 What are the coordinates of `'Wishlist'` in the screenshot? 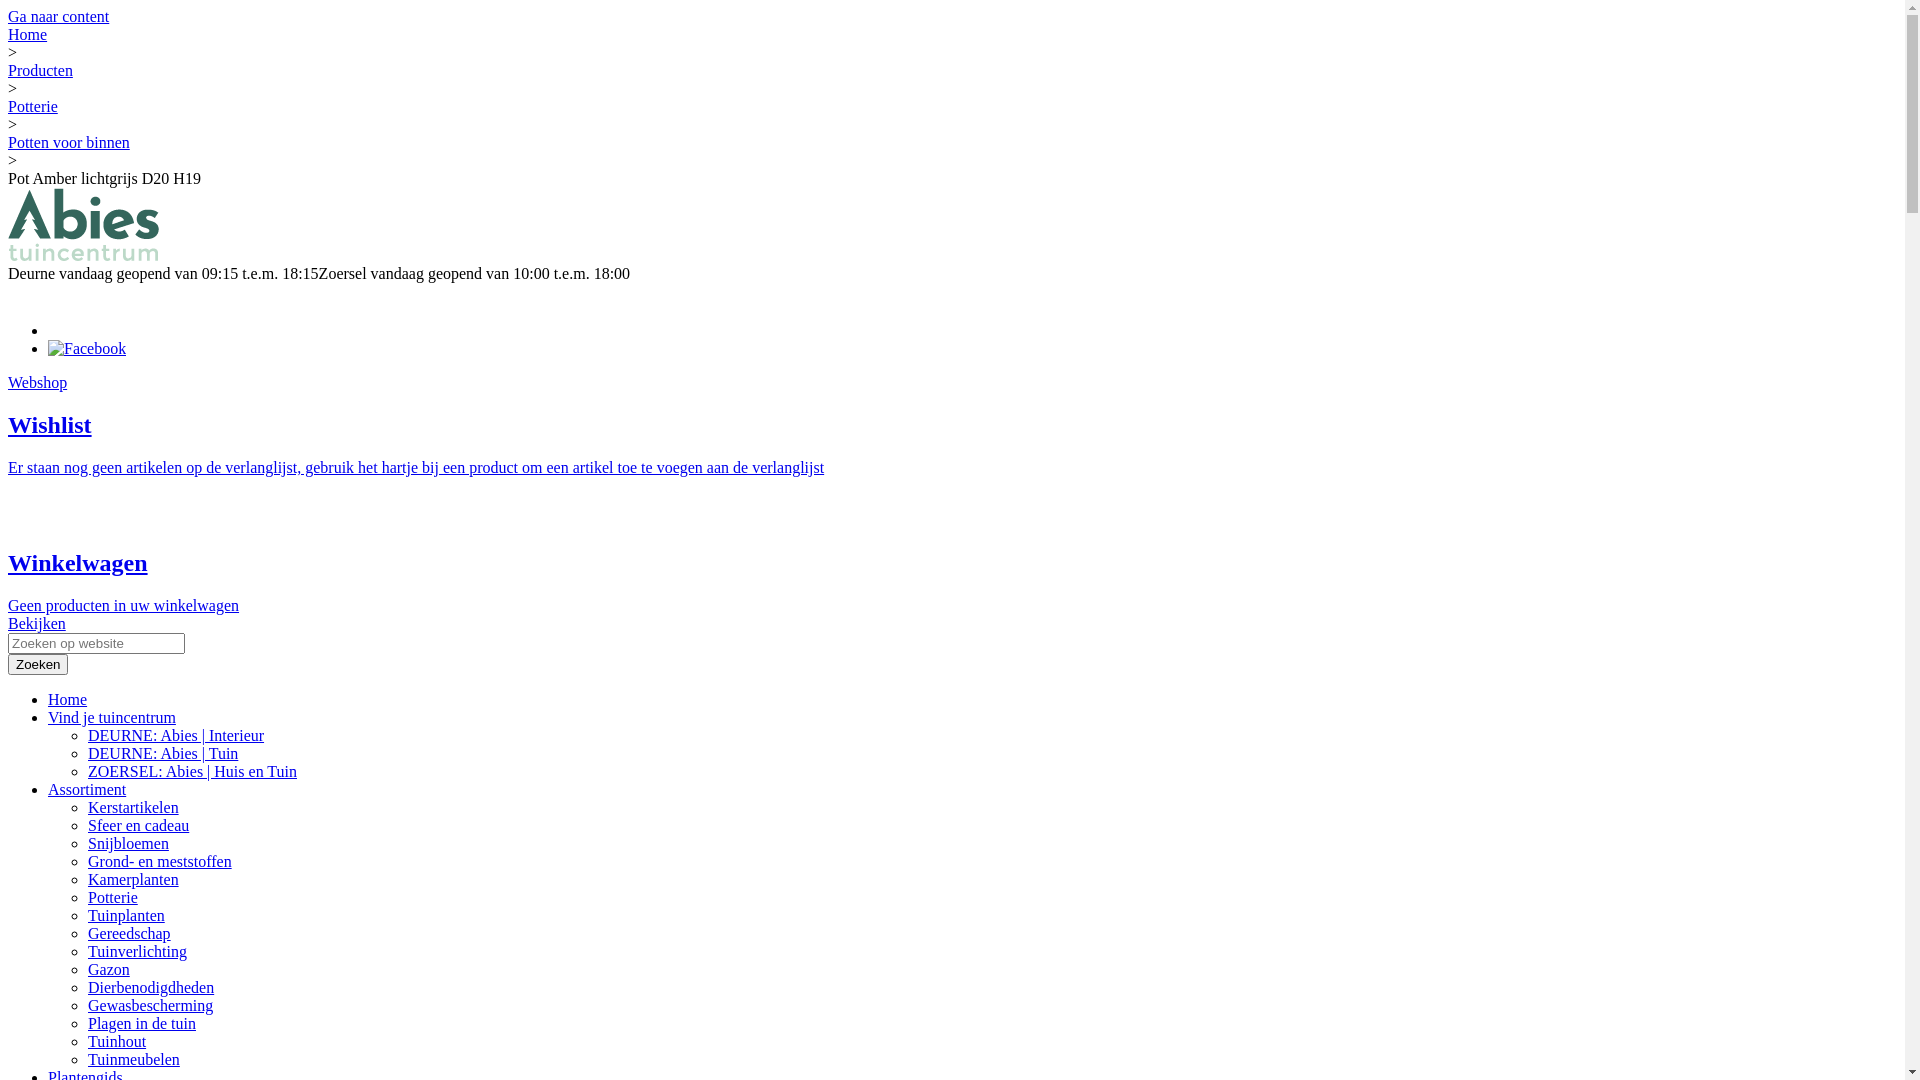 It's located at (8, 423).